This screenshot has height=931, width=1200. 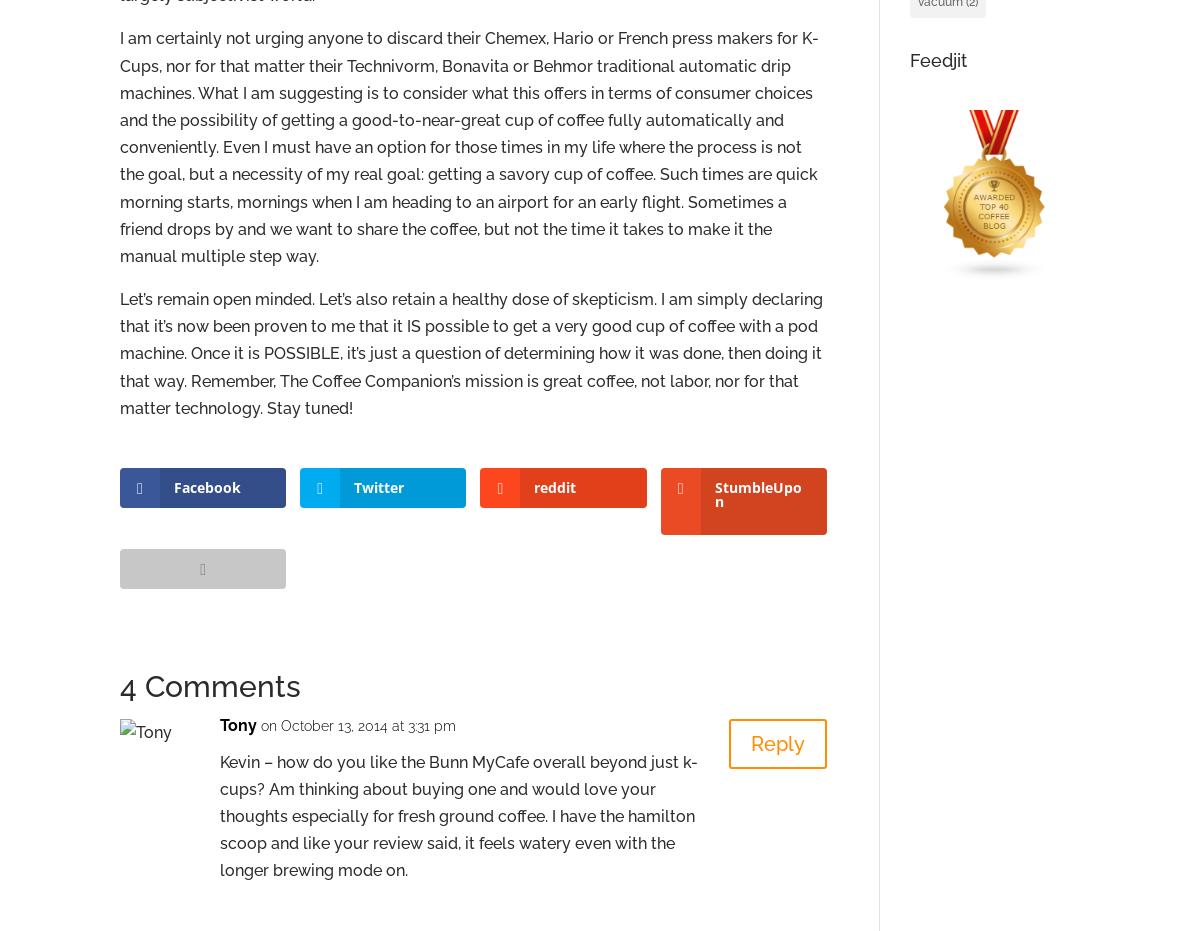 I want to click on '4 Comments', so click(x=209, y=685).